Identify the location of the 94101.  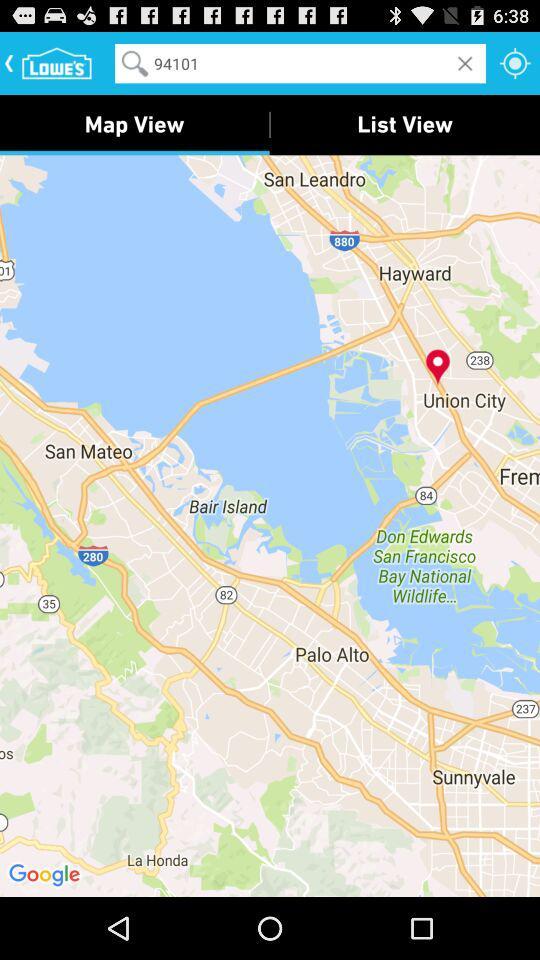
(299, 63).